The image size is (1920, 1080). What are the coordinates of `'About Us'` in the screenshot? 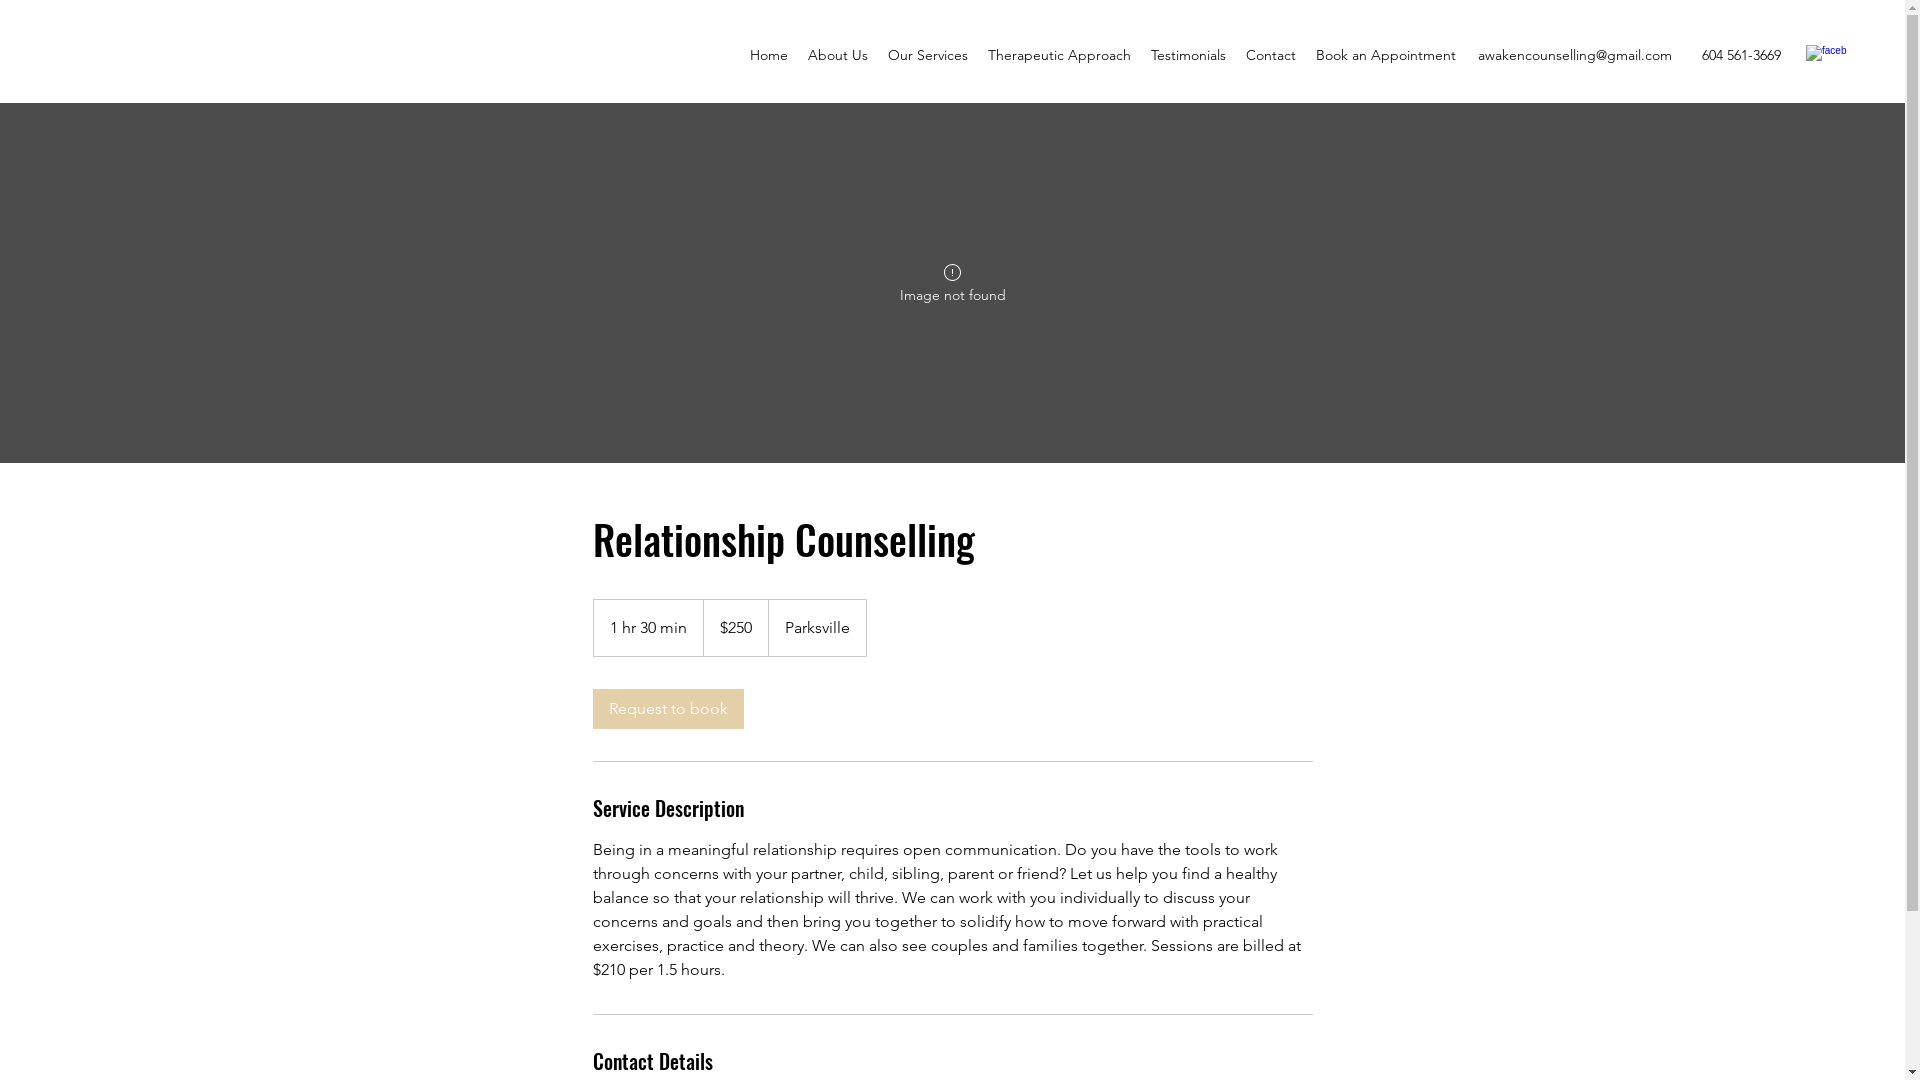 It's located at (838, 53).